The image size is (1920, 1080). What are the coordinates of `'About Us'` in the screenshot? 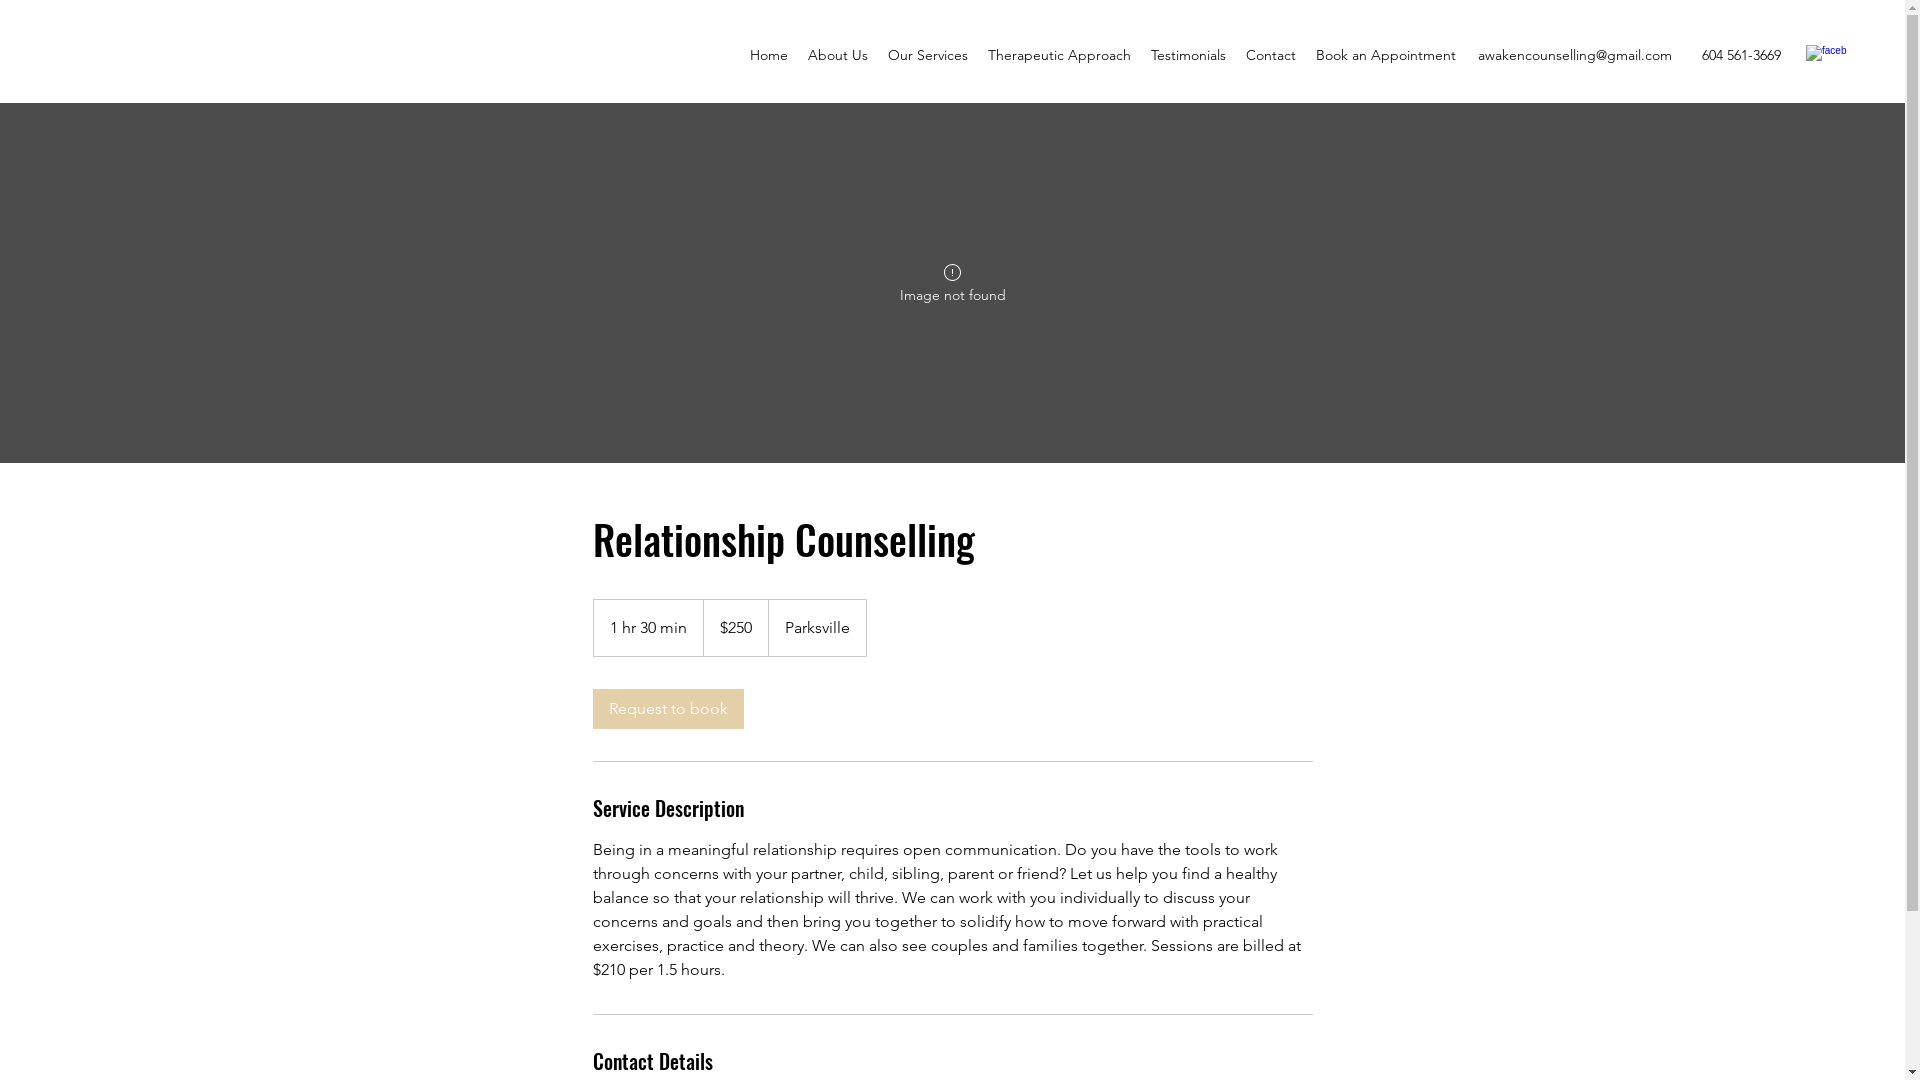 It's located at (838, 53).